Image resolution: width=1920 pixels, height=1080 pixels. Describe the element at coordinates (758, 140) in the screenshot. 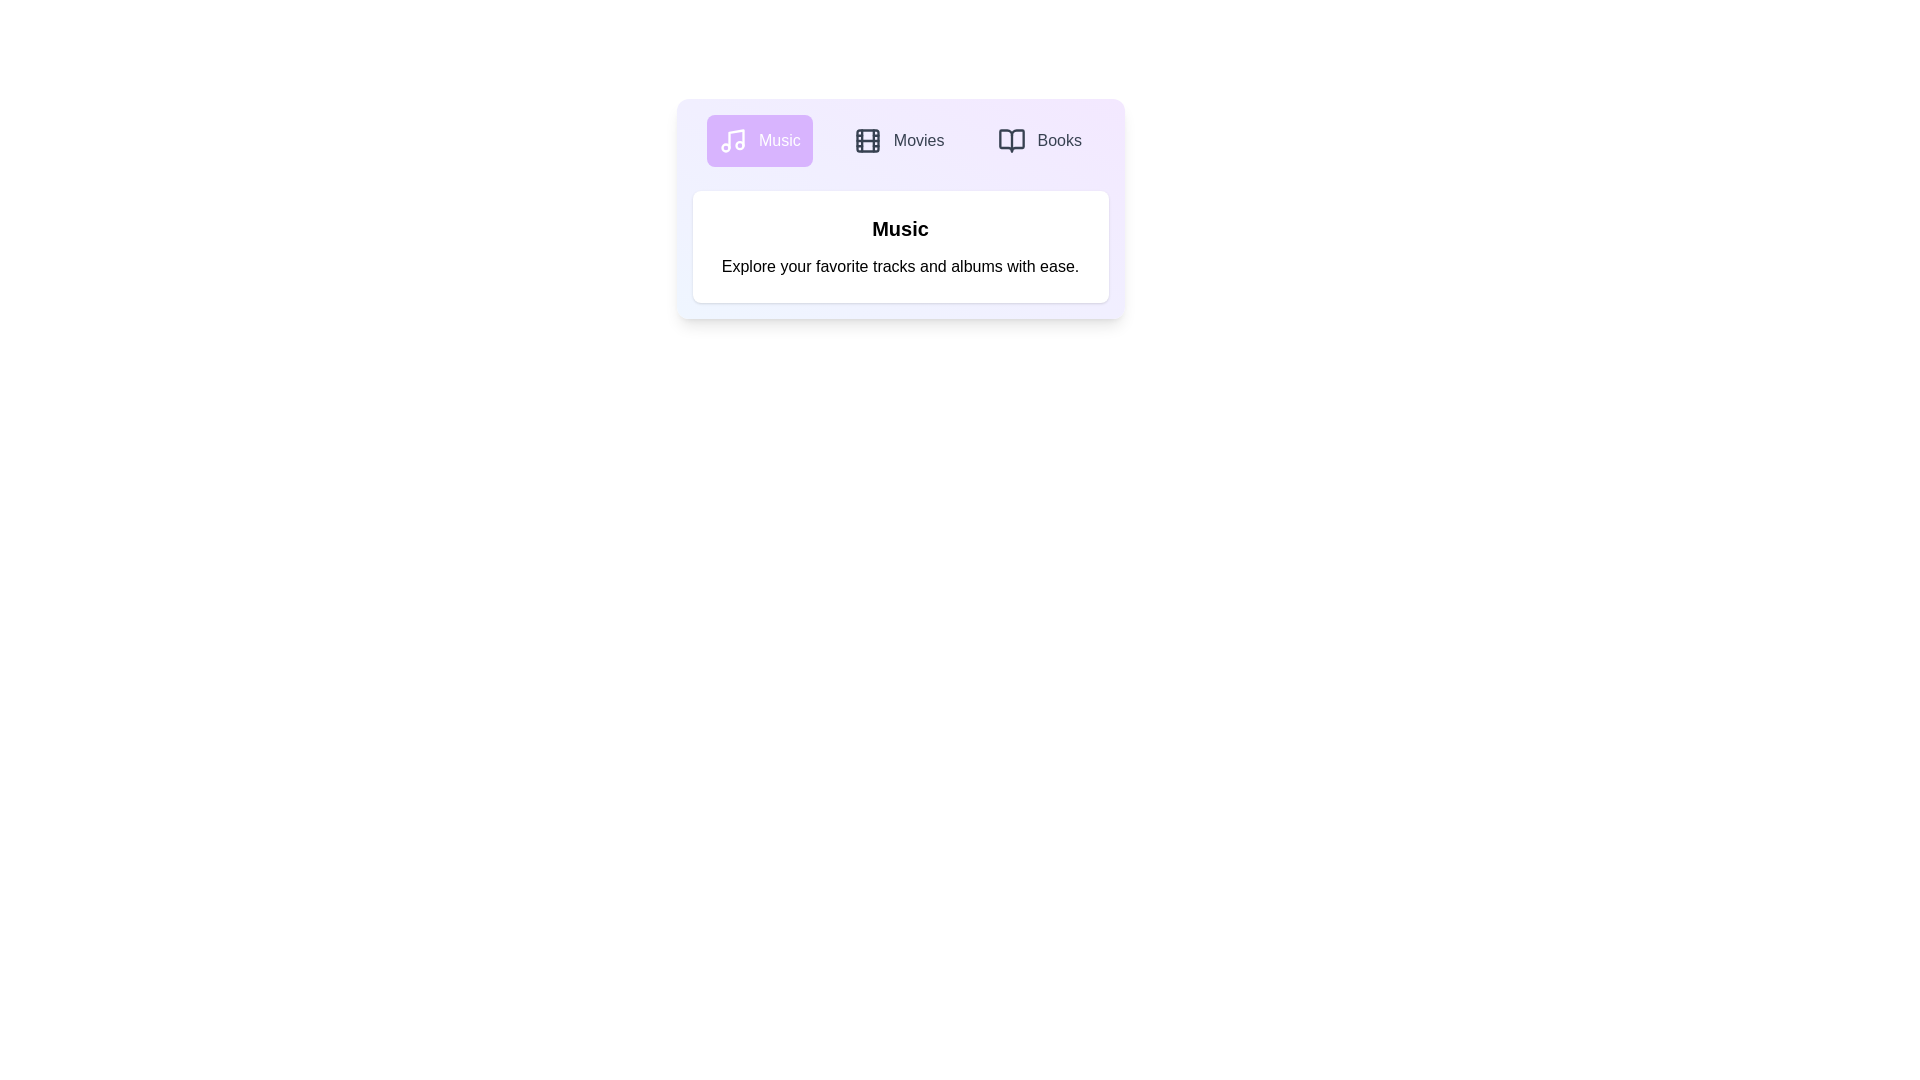

I see `the Music tab to view its content` at that location.